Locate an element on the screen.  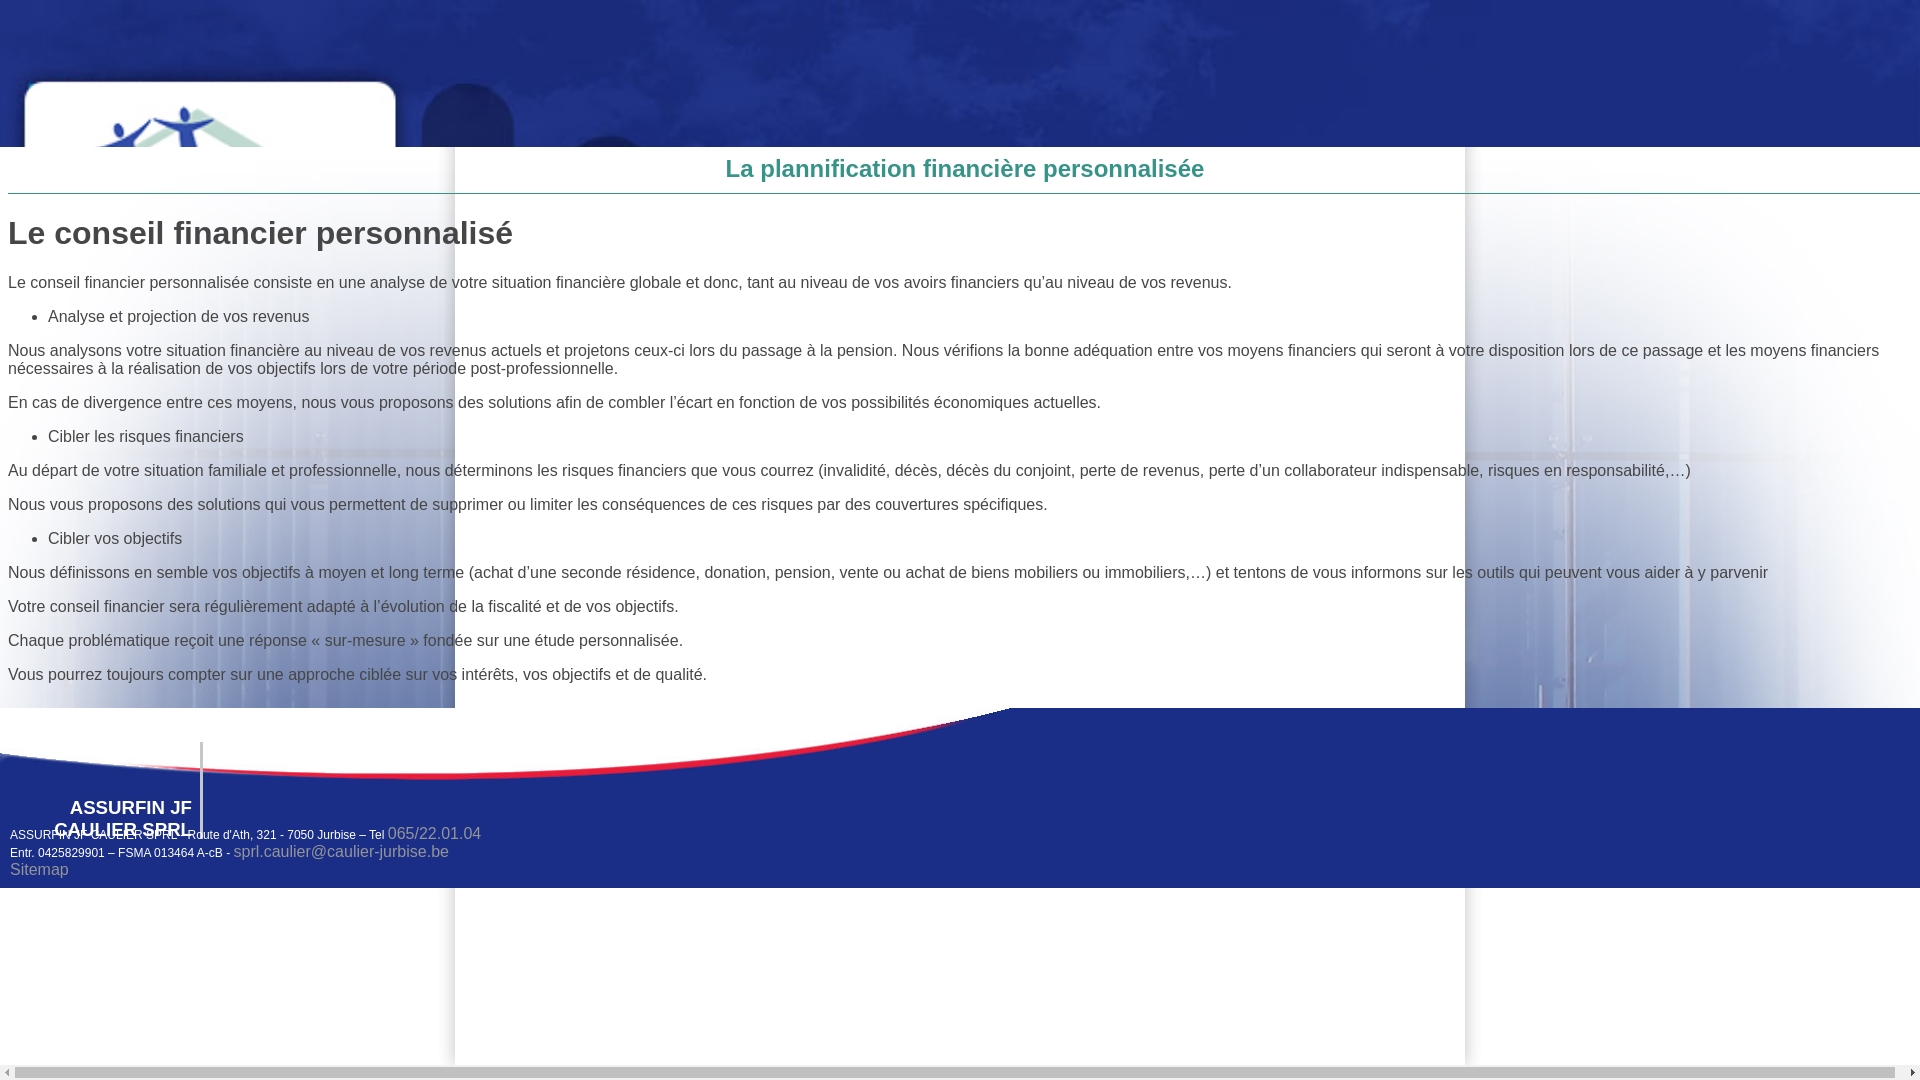
'065/22.01.04' is located at coordinates (433, 833).